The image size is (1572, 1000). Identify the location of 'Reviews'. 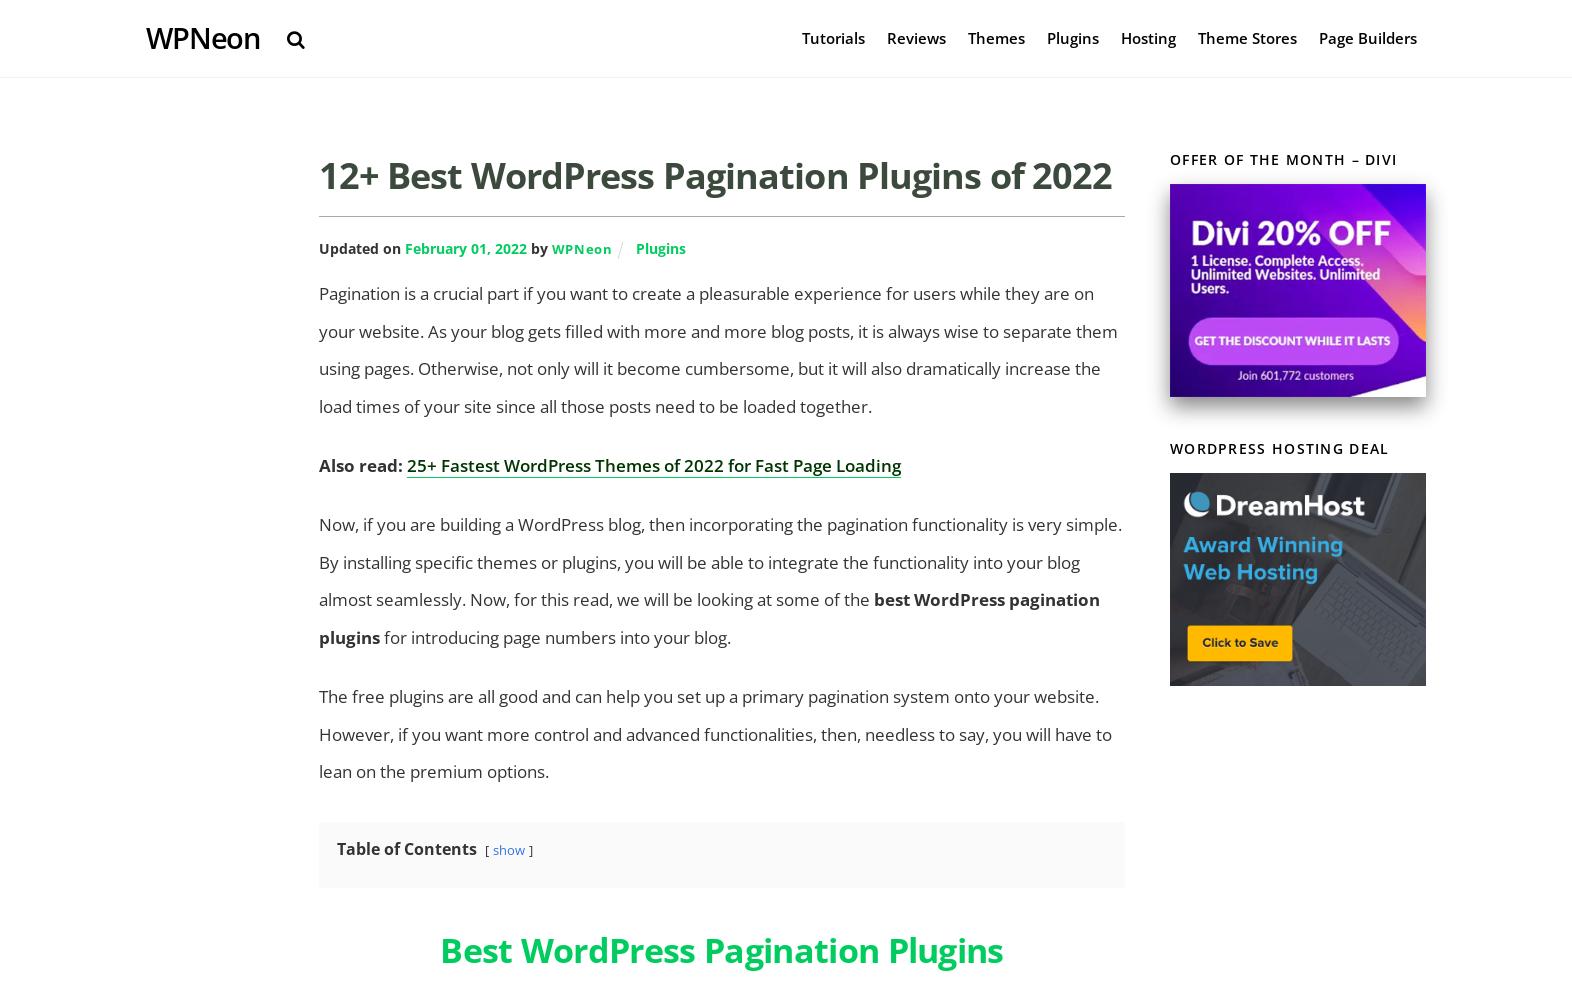
(915, 38).